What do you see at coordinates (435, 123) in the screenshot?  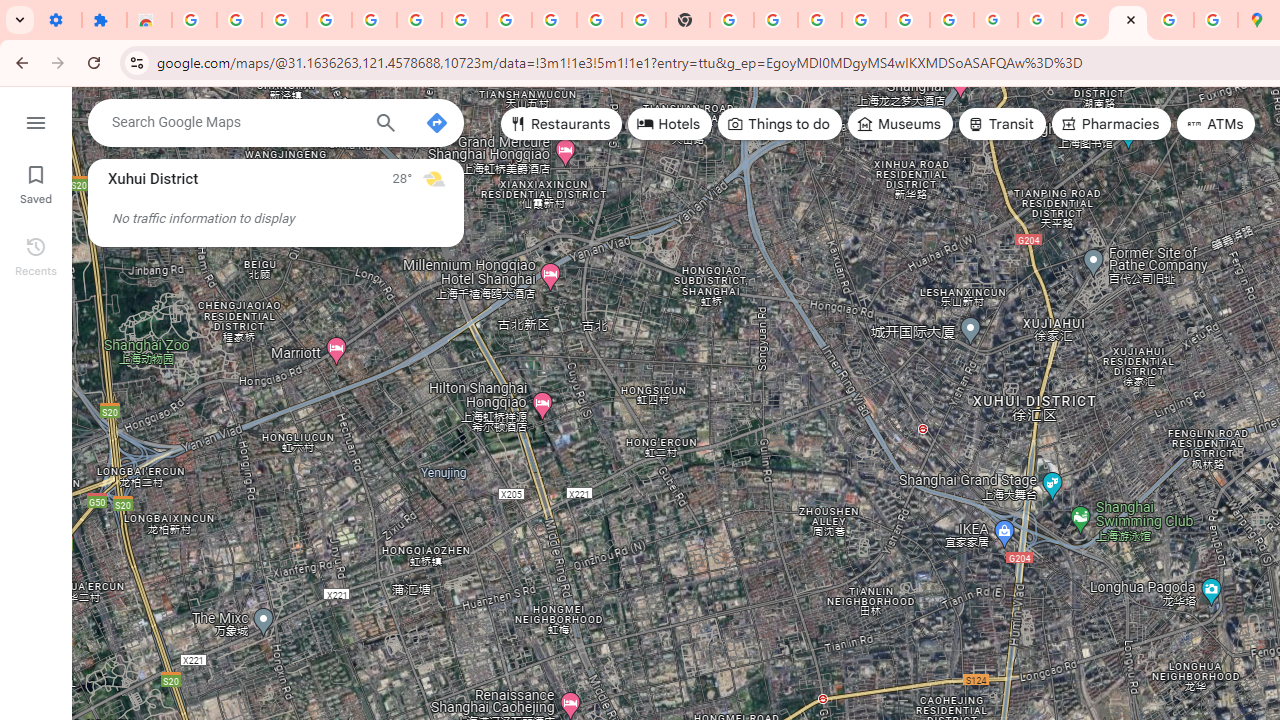 I see `'Directions'` at bounding box center [435, 123].